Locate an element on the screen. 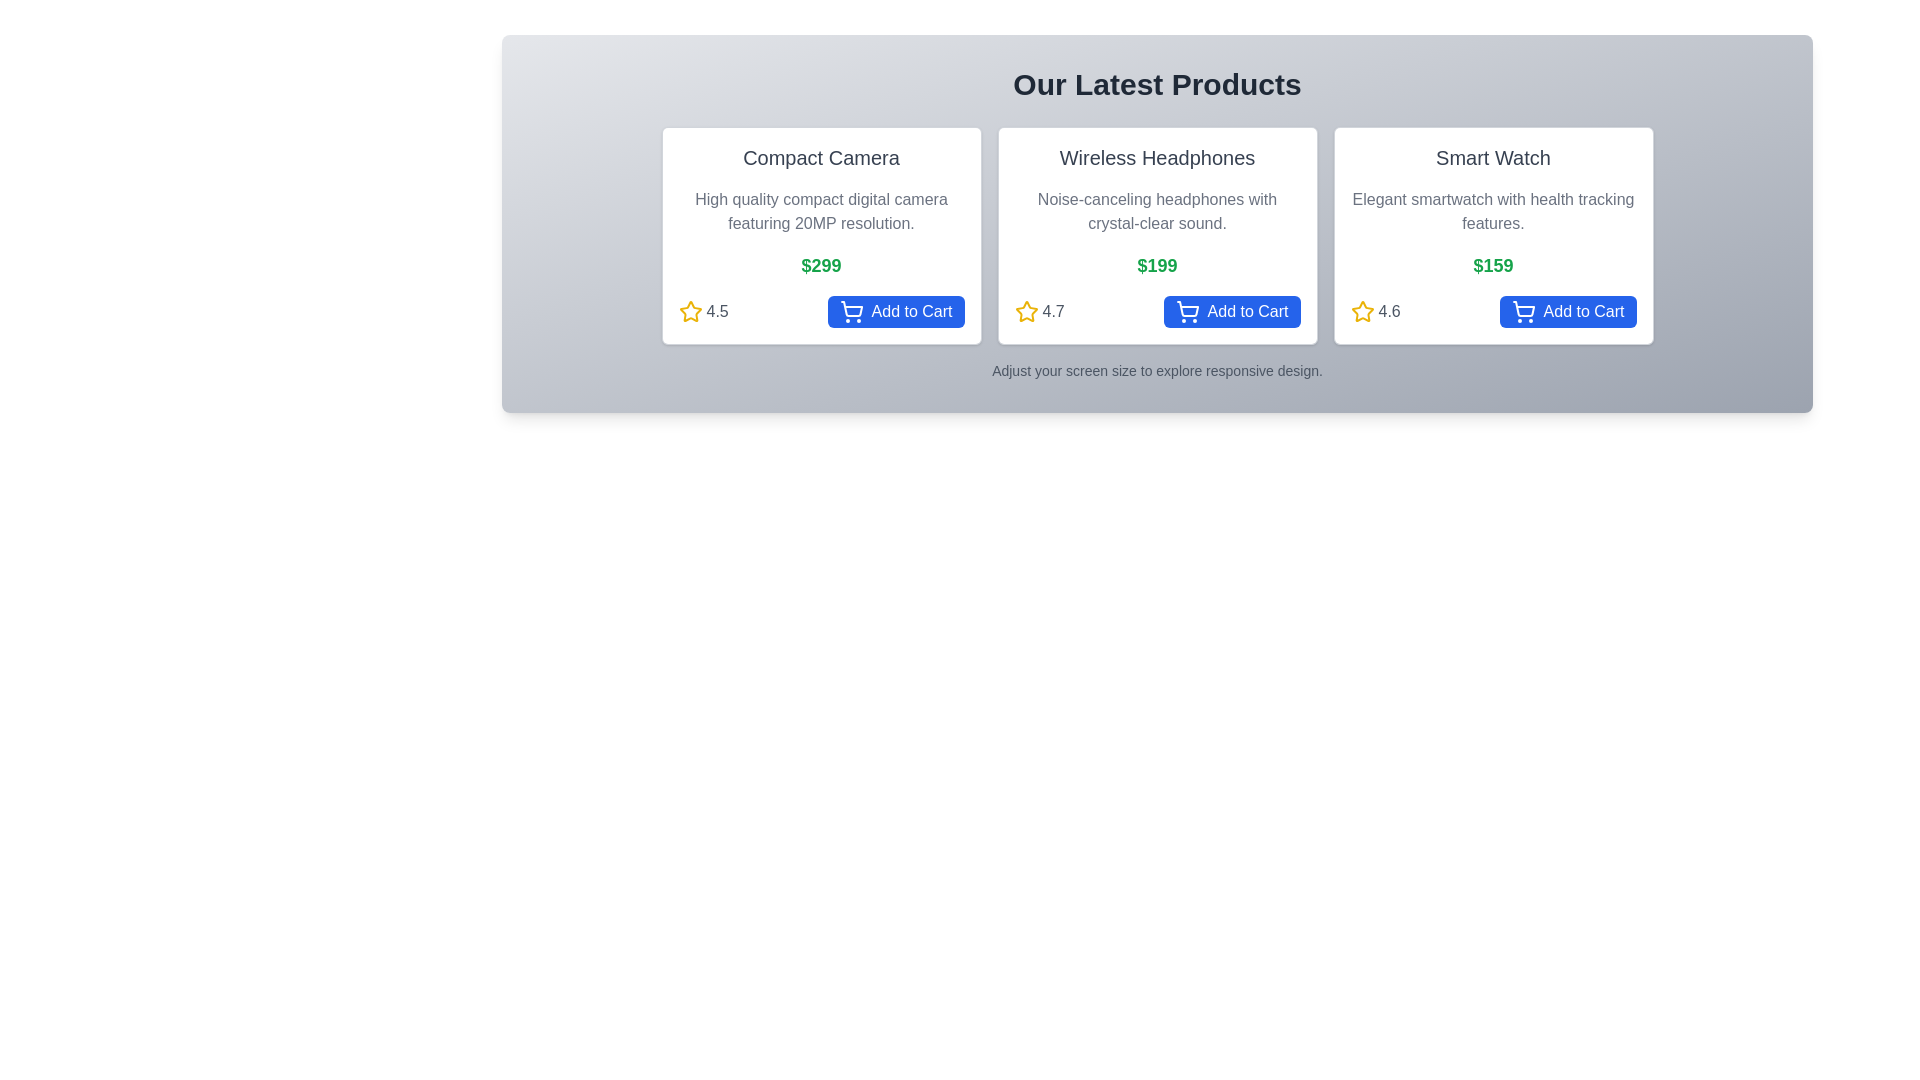  the Rating Display element located in the product card for the Compact Camera, which is positioned near the bottom-left corner of the card, above the Add to Cart button is located at coordinates (703, 312).